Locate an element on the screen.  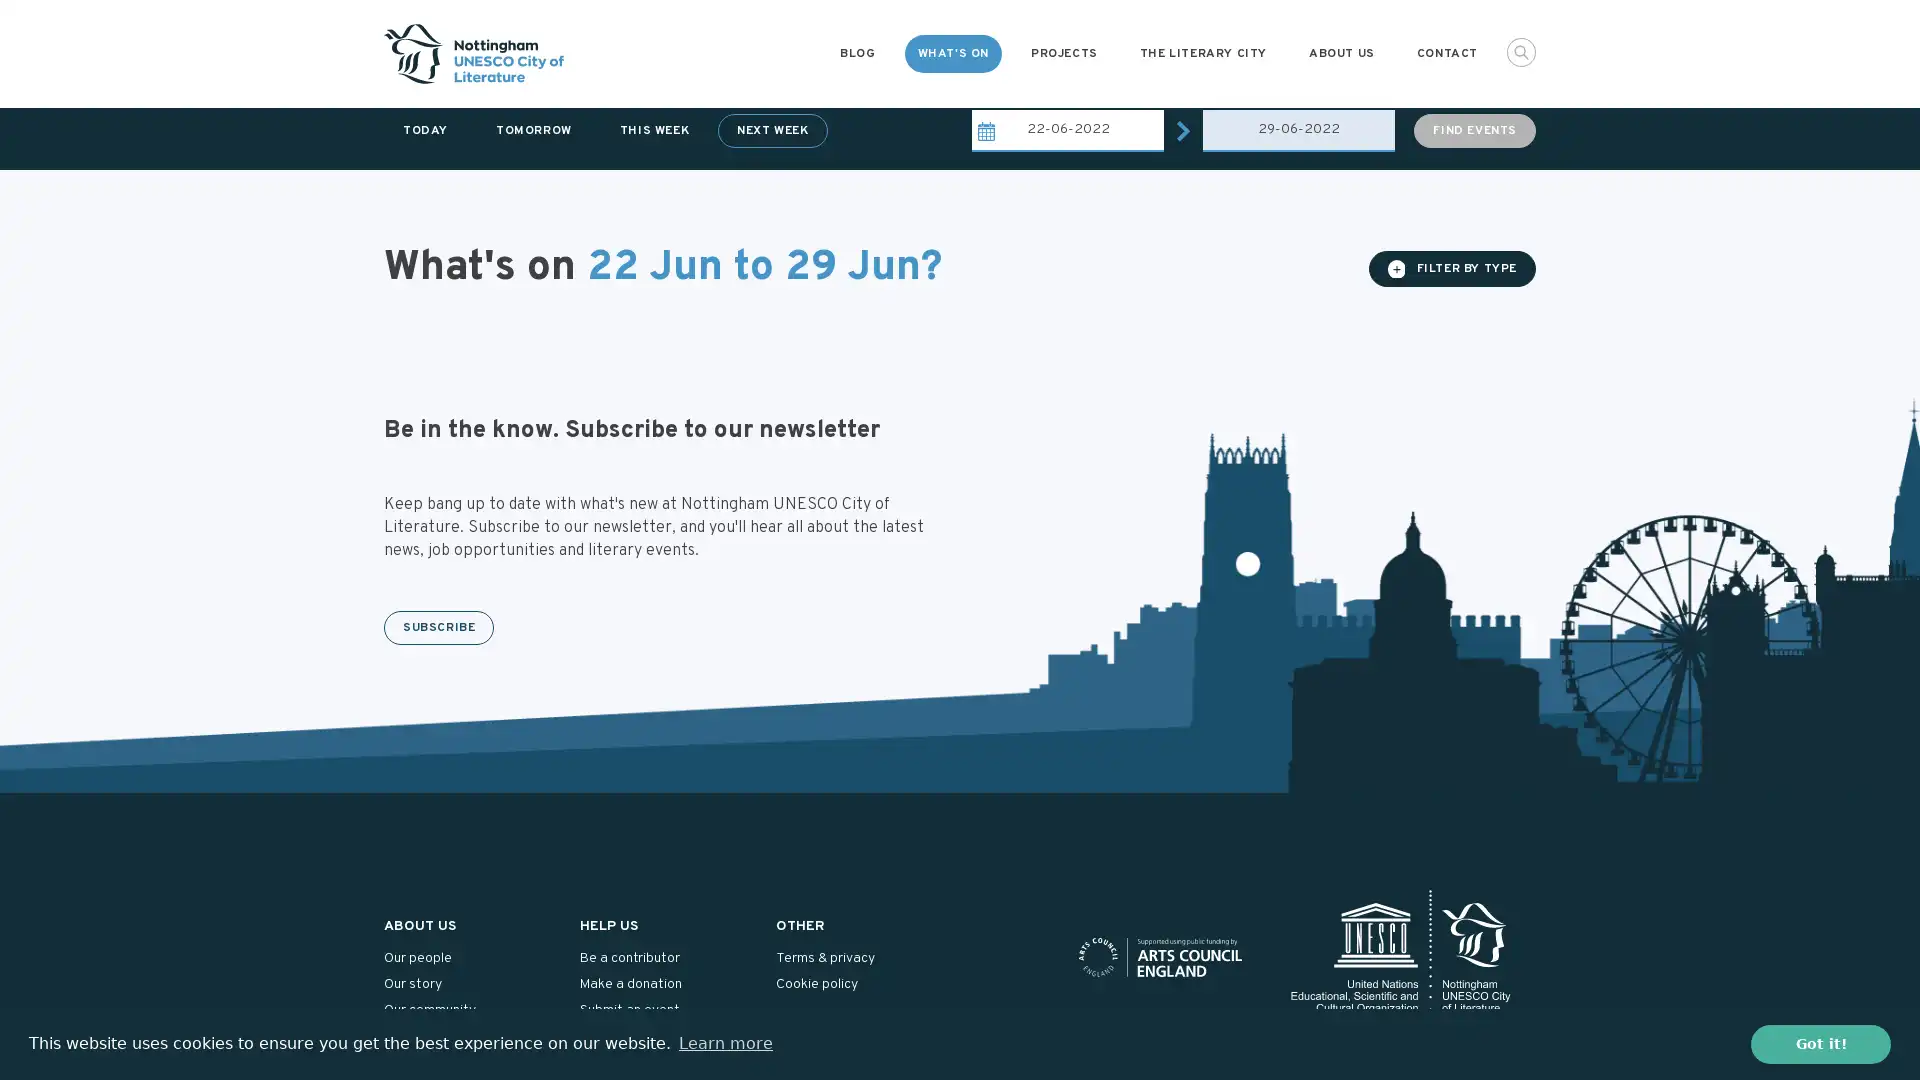
learn more about cookies is located at coordinates (724, 1043).